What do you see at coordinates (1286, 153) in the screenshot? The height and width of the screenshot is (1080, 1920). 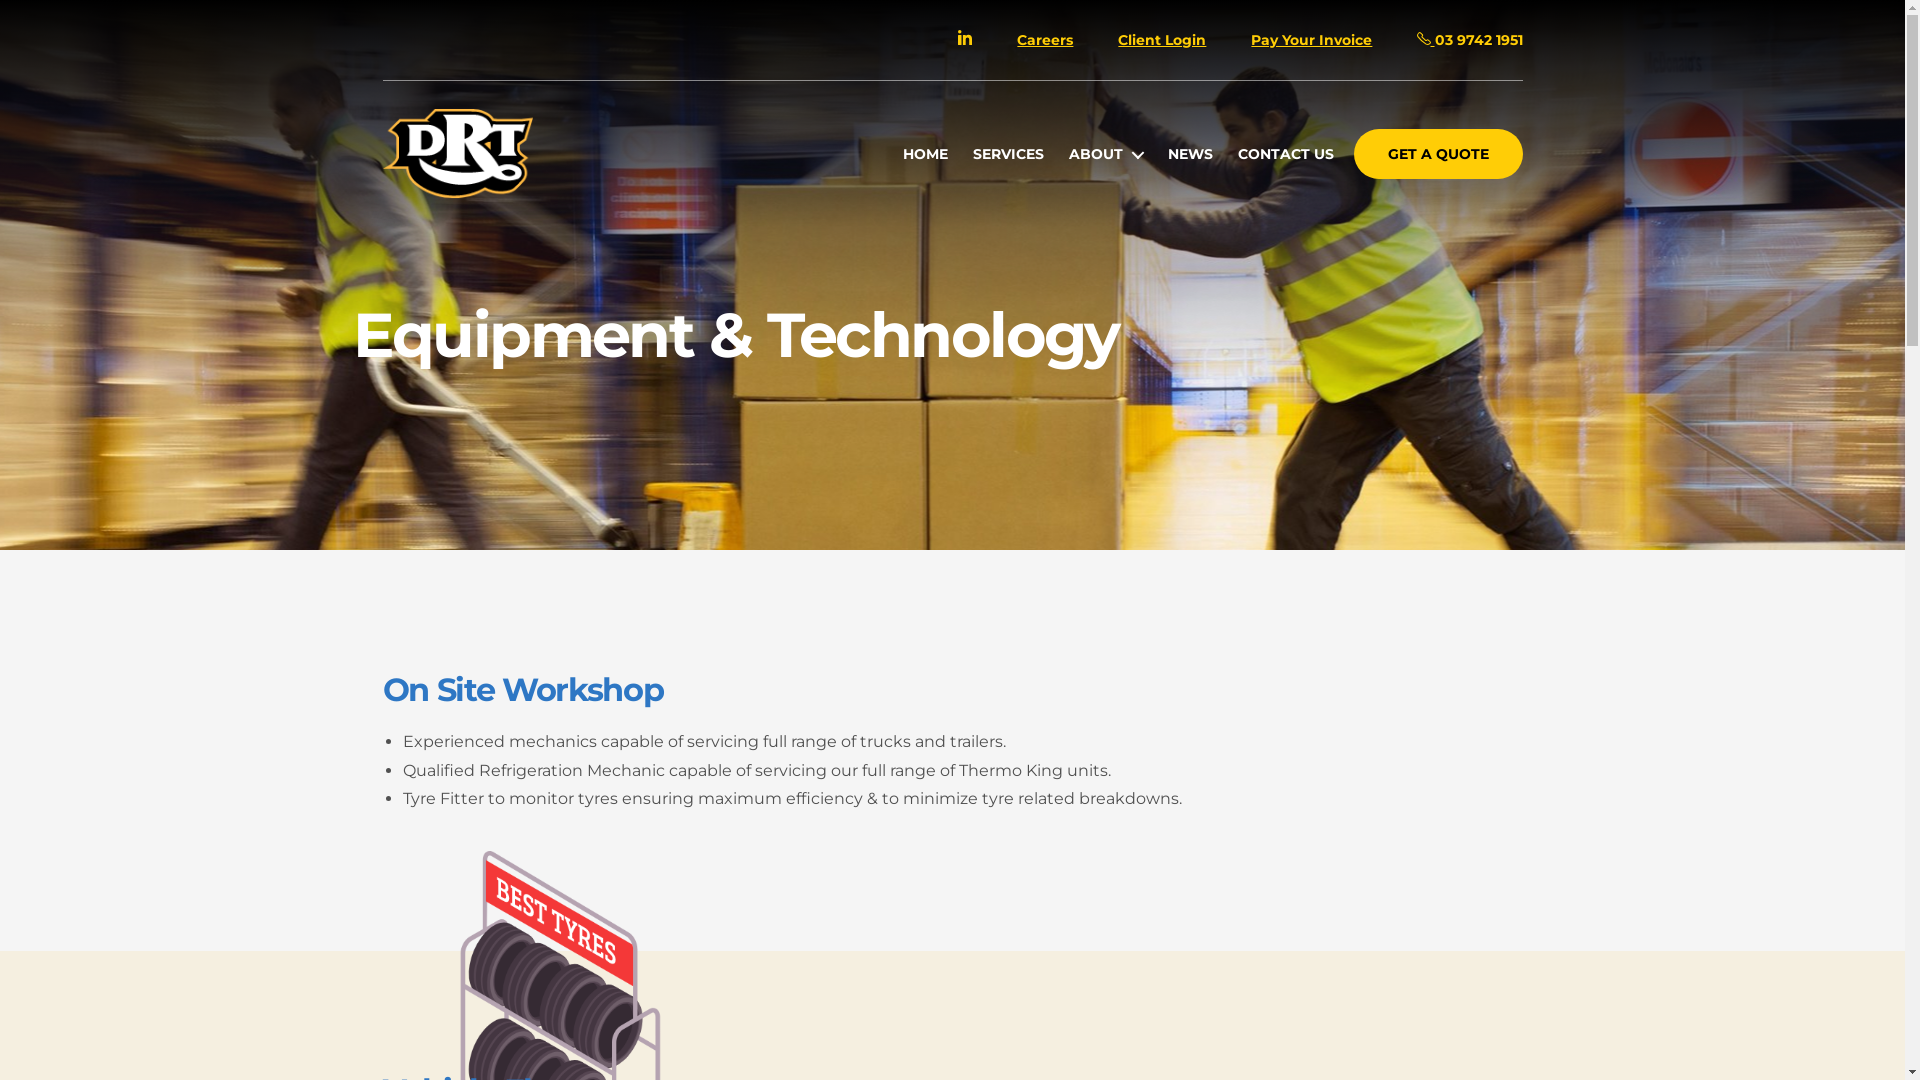 I see `'CONTACT US'` at bounding box center [1286, 153].